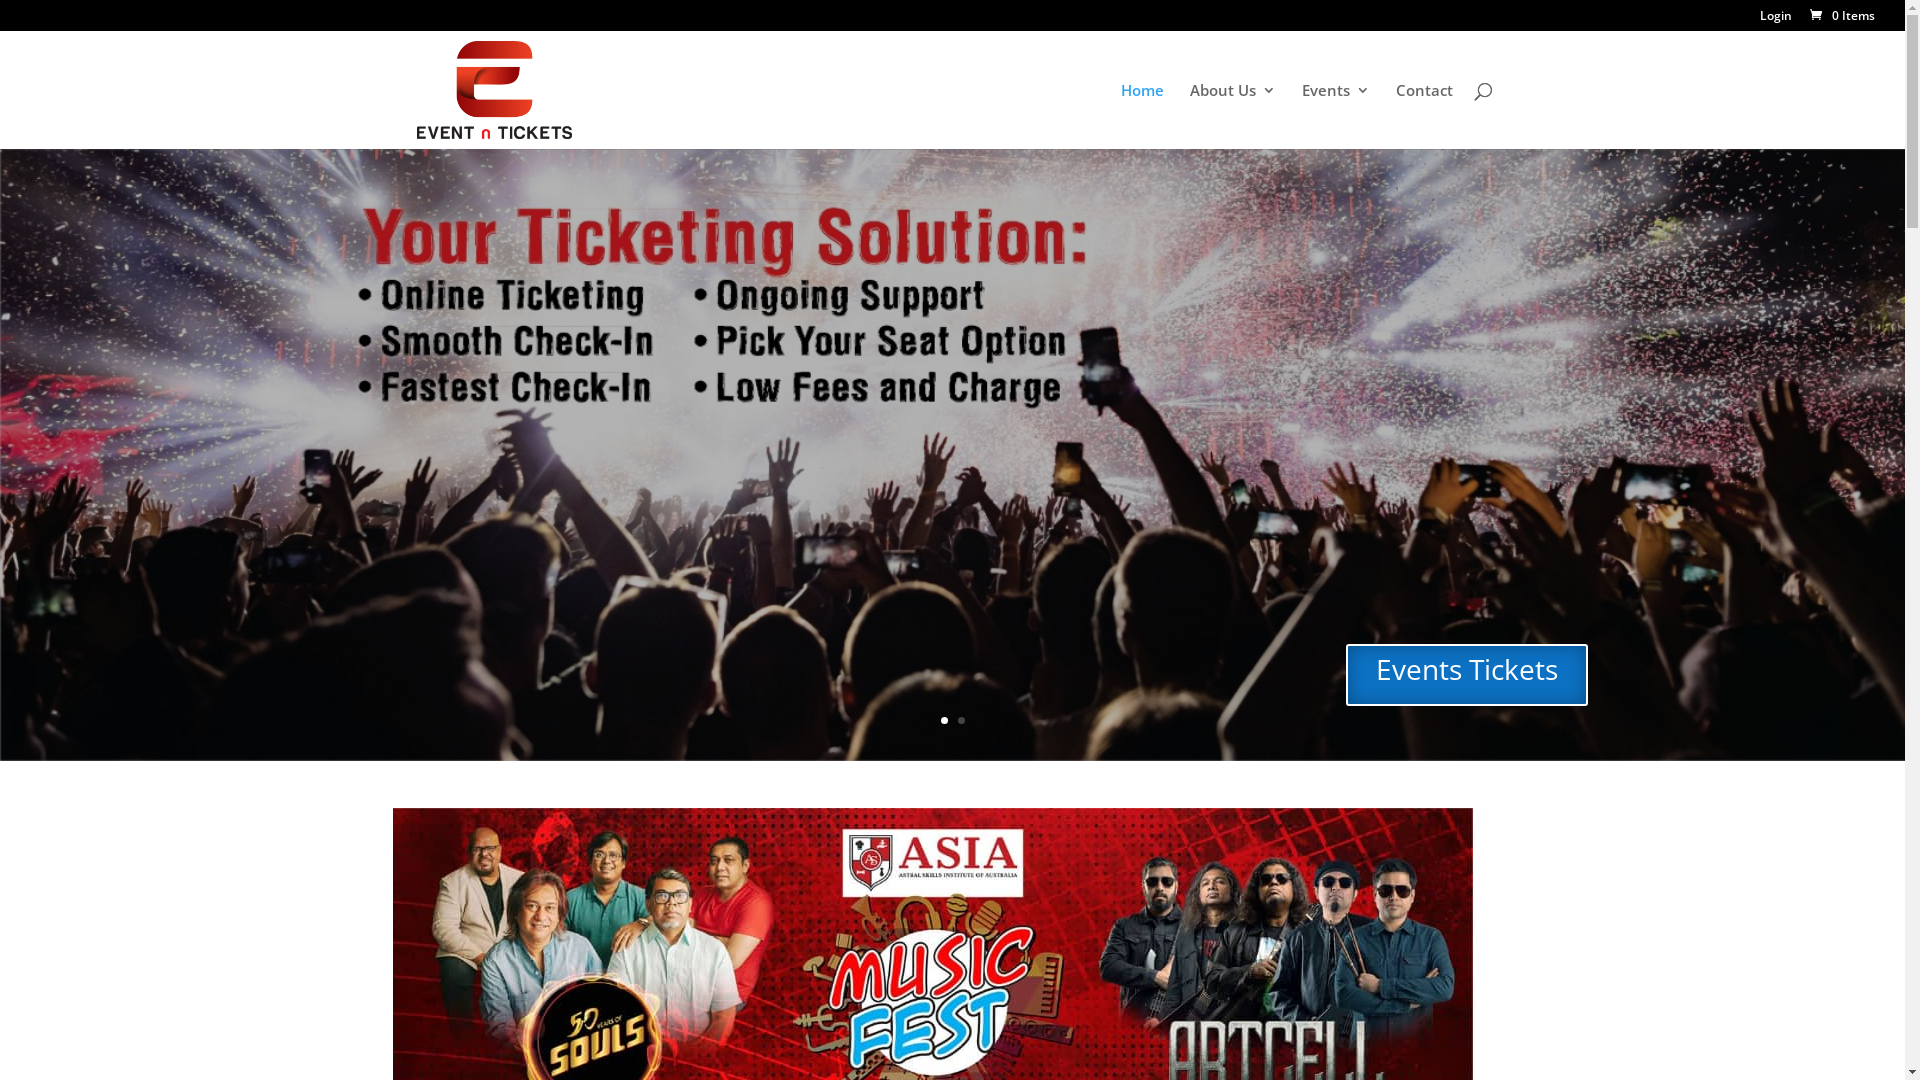  Describe the element at coordinates (961, 720) in the screenshot. I see `'2'` at that location.